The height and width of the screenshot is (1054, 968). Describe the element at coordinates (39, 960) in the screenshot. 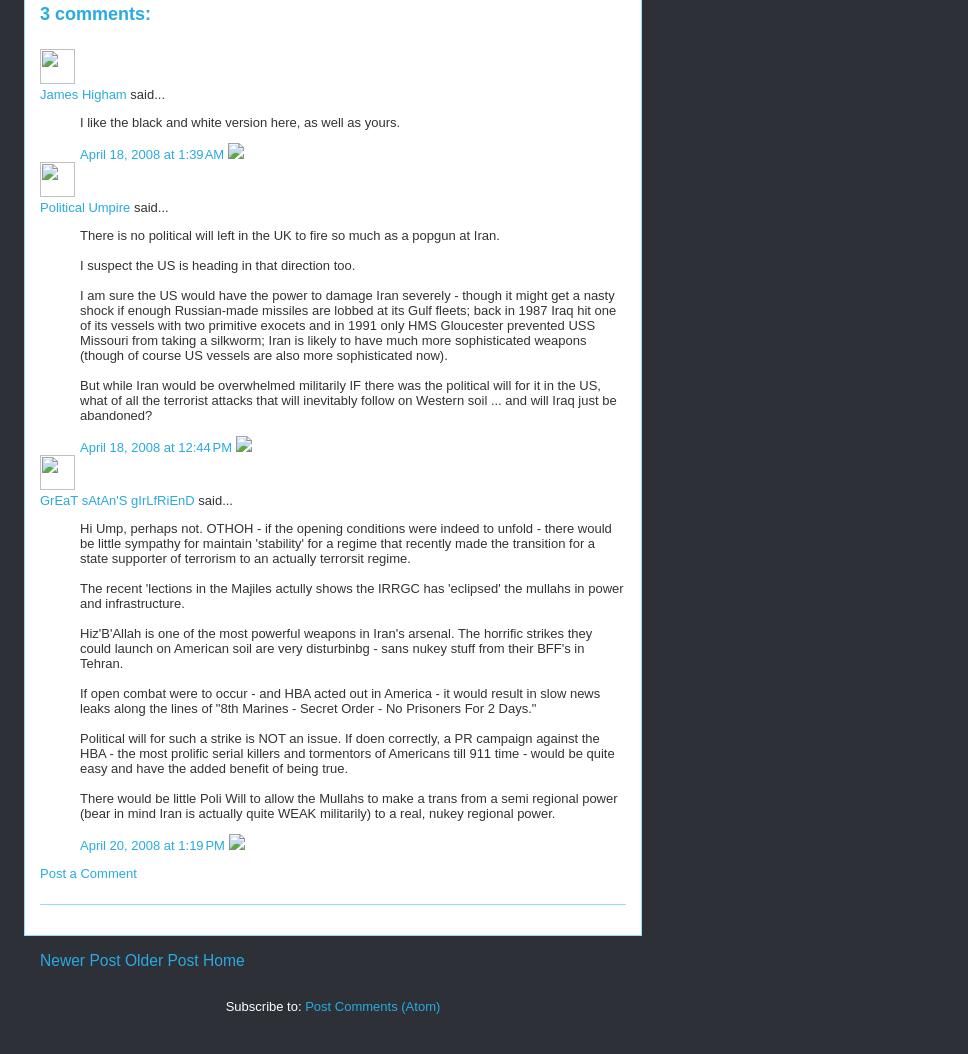

I see `'Newer Post'` at that location.